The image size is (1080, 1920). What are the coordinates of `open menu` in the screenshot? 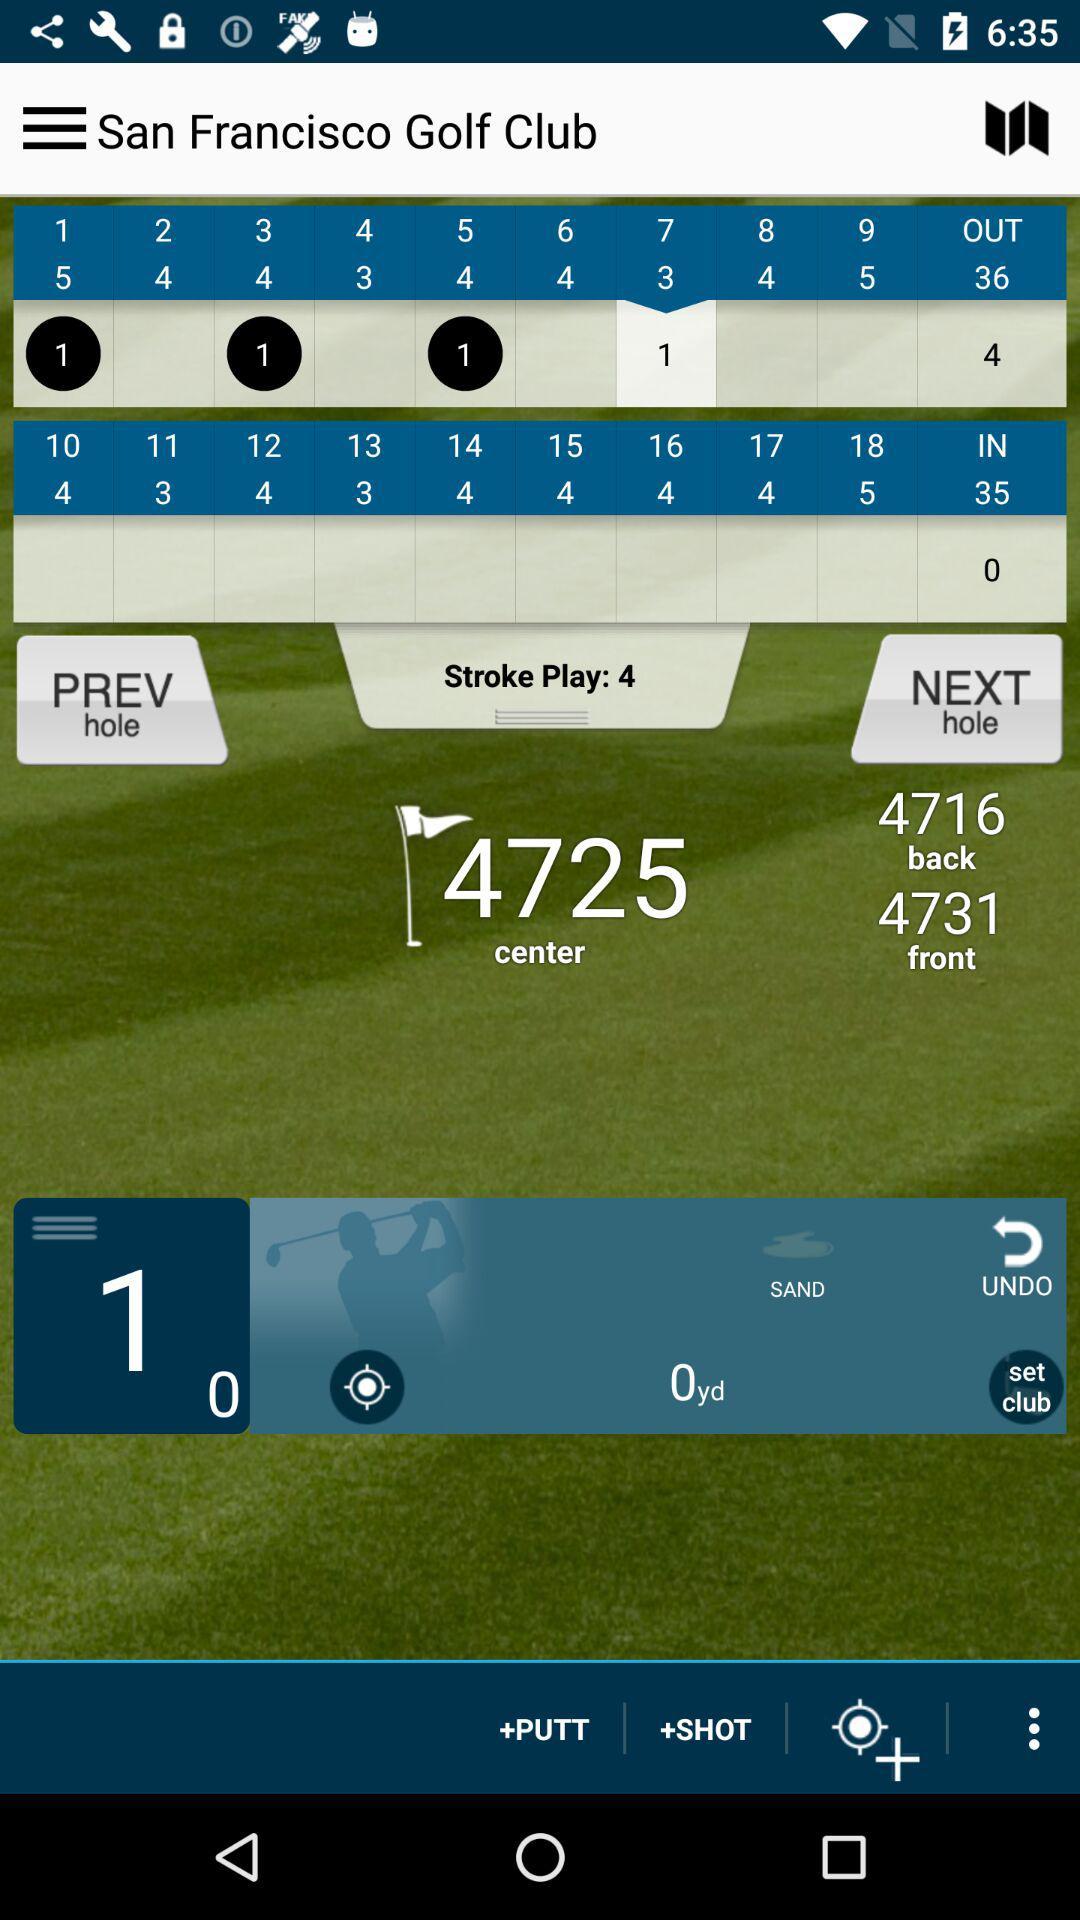 It's located at (53, 127).